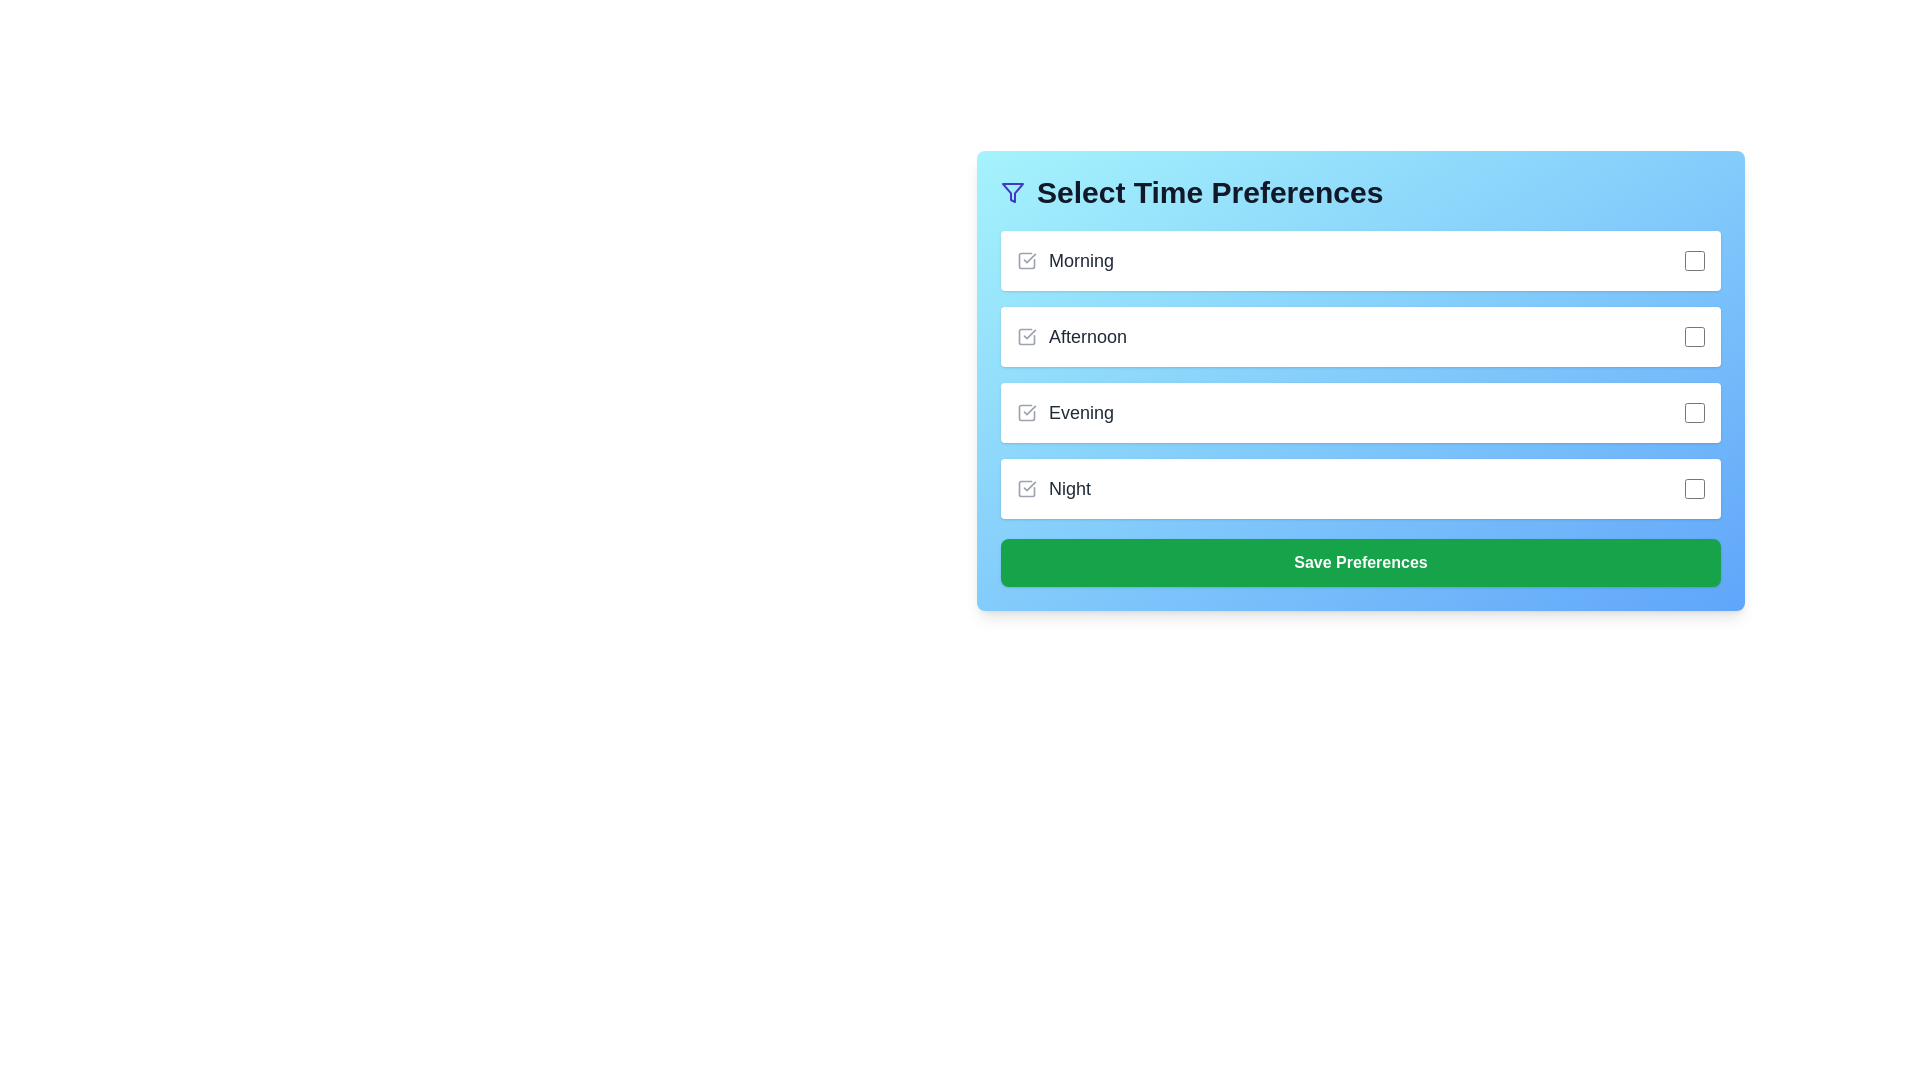 The height and width of the screenshot is (1080, 1920). Describe the element at coordinates (1027, 260) in the screenshot. I see `the 'Morning' time preference checkbox, which visually indicates the selection of the option within the 'Select Time Preferences' section` at that location.